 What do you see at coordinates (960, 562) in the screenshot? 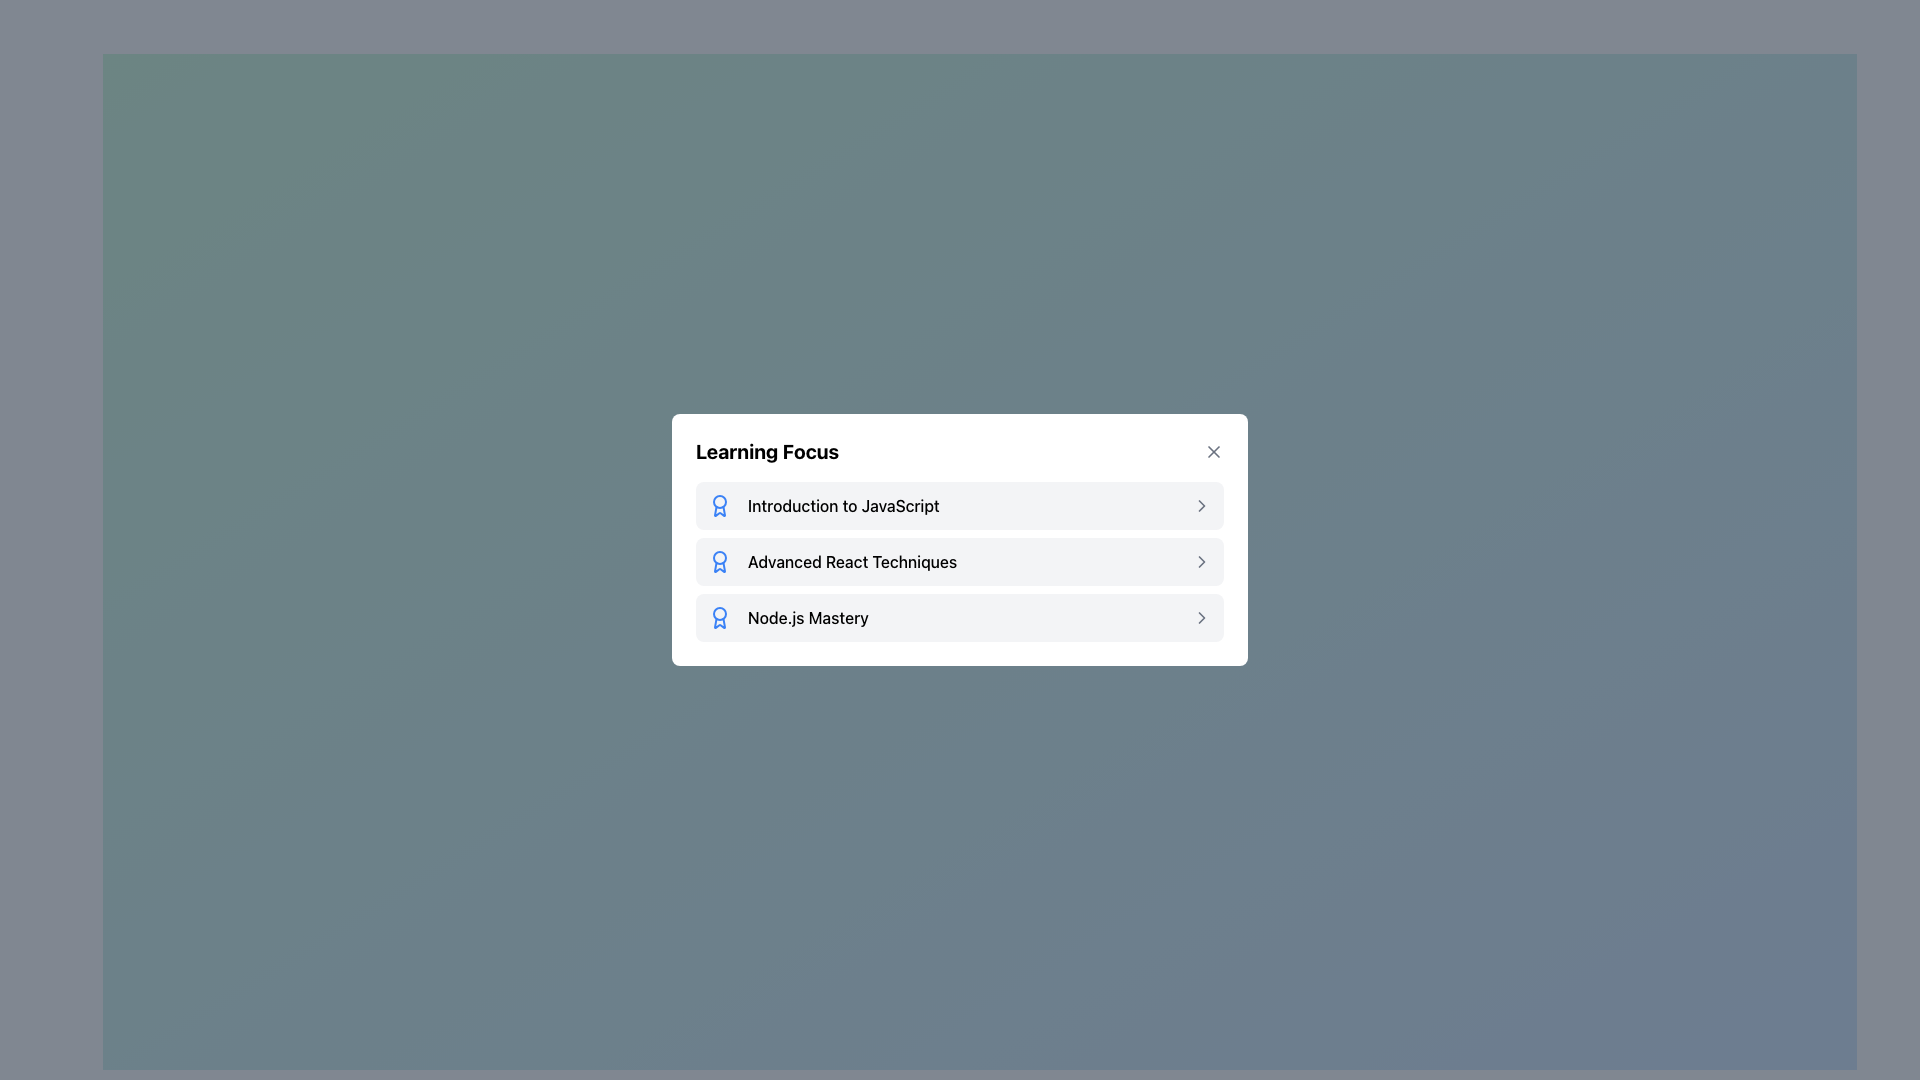
I see `the second clickable list item for 'Advanced React Techniques' located below 'Introduction to JavaScript' and above 'Node.js Mastery'` at bounding box center [960, 562].